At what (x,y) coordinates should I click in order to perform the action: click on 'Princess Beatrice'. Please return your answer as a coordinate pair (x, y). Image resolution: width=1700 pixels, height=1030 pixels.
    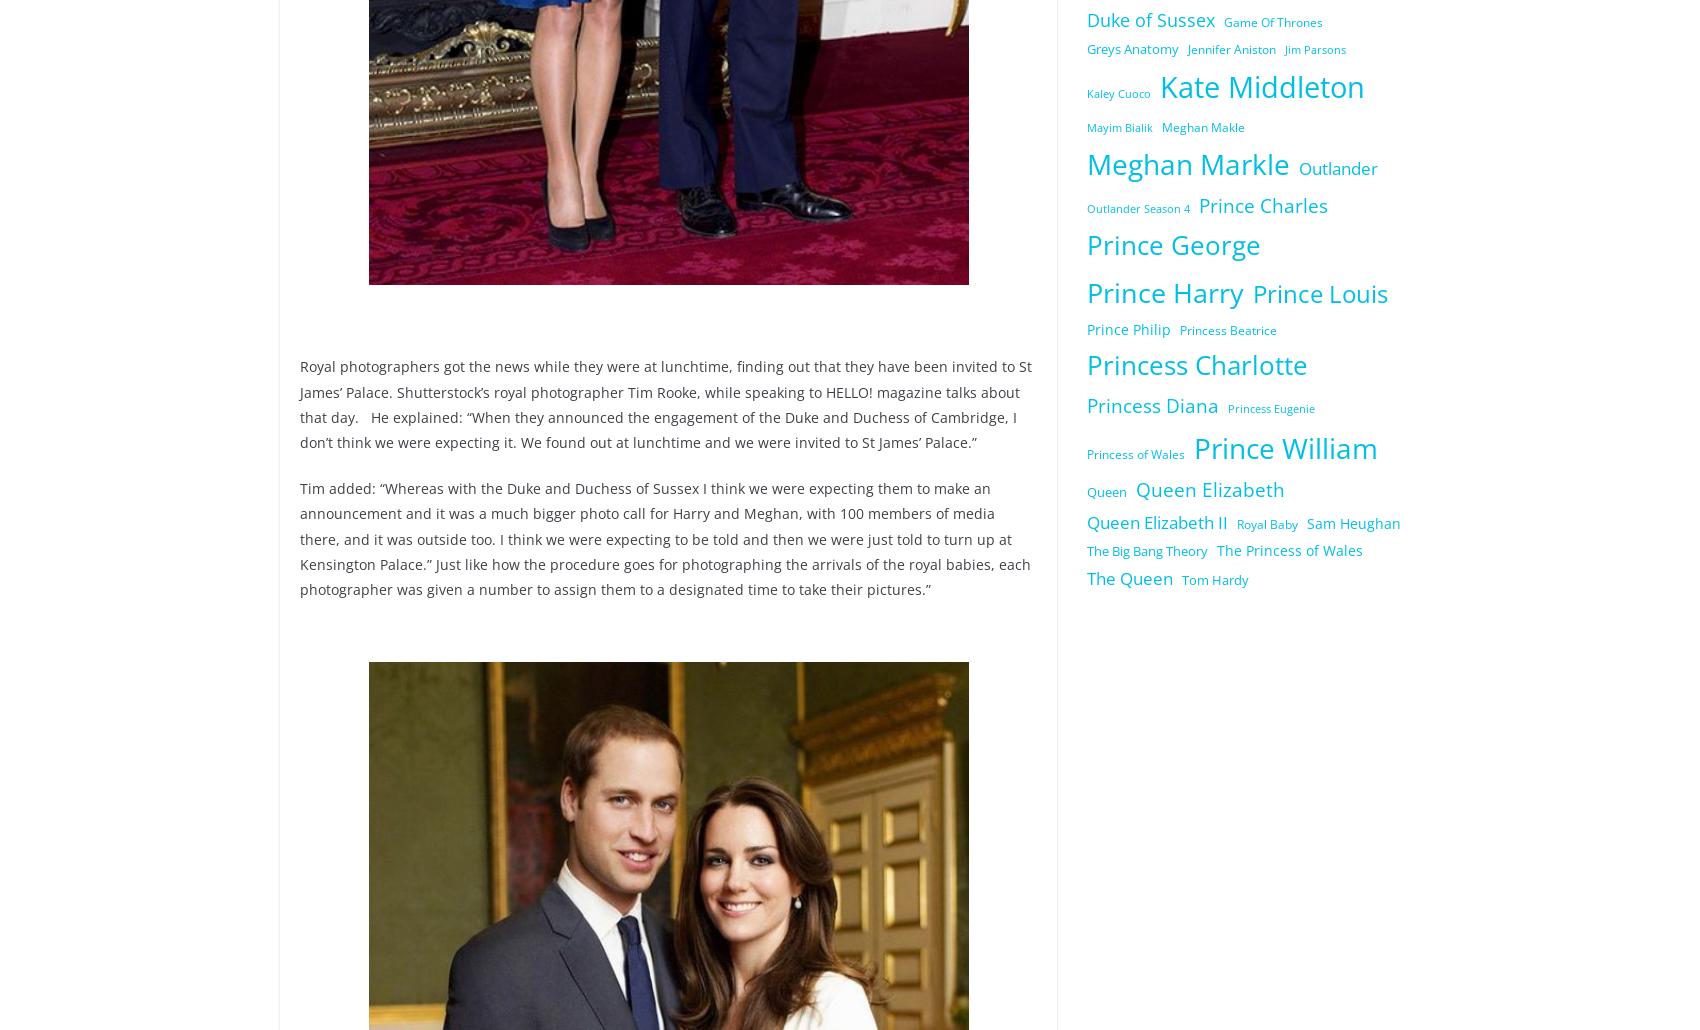
    Looking at the image, I should click on (1227, 329).